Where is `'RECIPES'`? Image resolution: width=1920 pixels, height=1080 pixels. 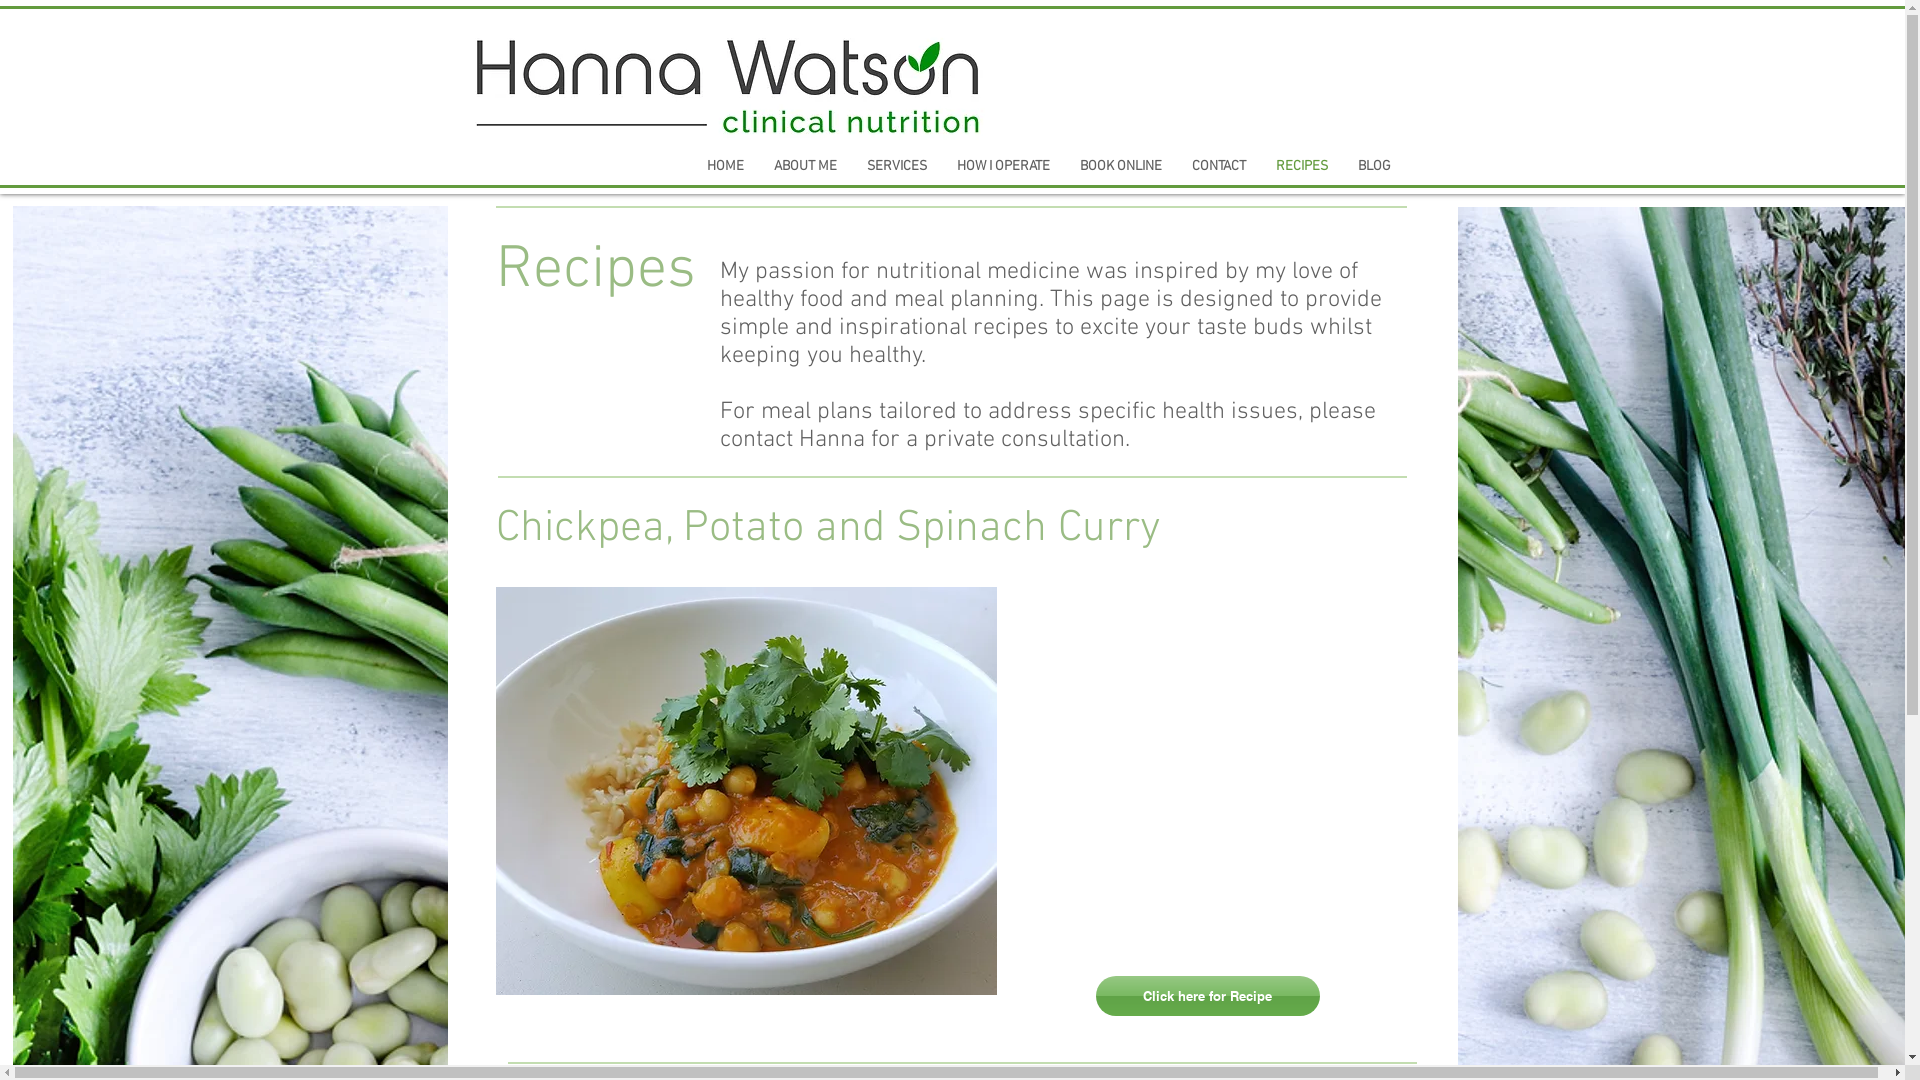
'RECIPES' is located at coordinates (1300, 165).